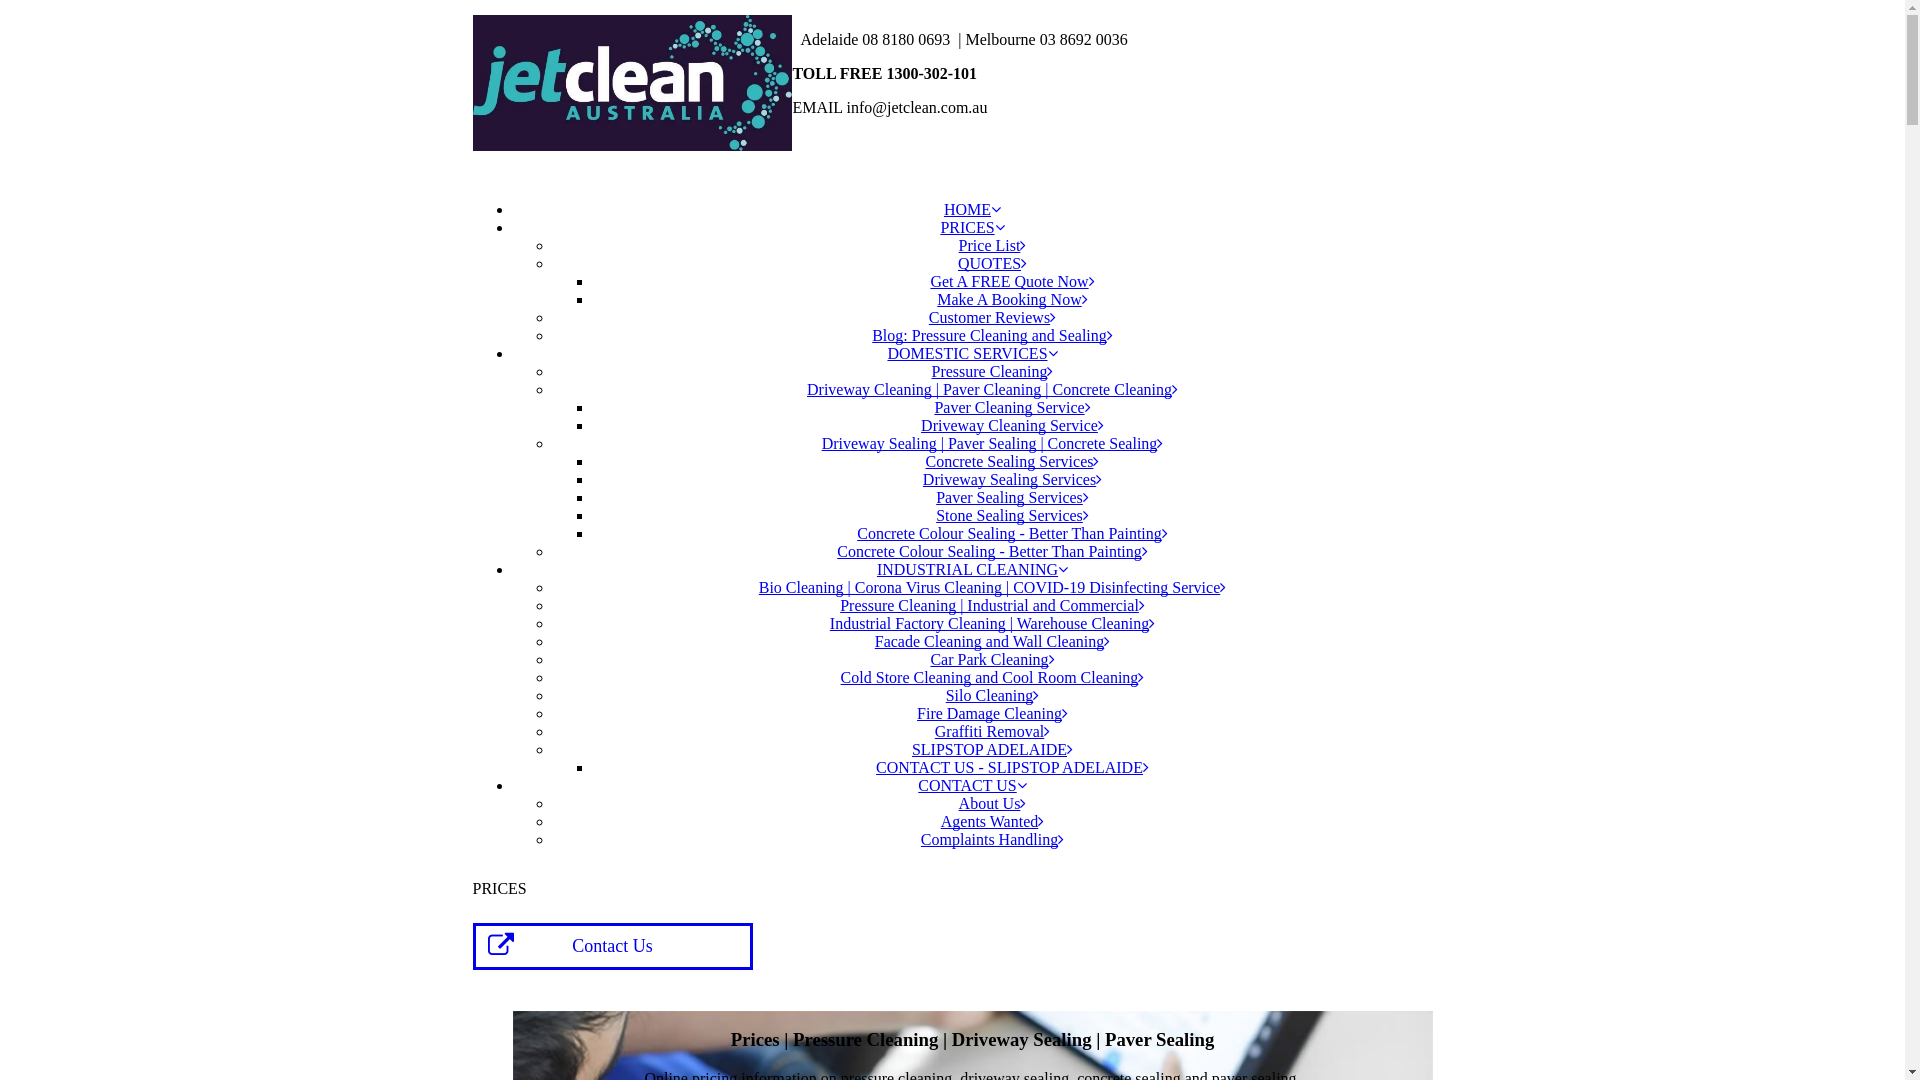 This screenshot has height=1080, width=1920. Describe the element at coordinates (993, 244) in the screenshot. I see `'Price List'` at that location.